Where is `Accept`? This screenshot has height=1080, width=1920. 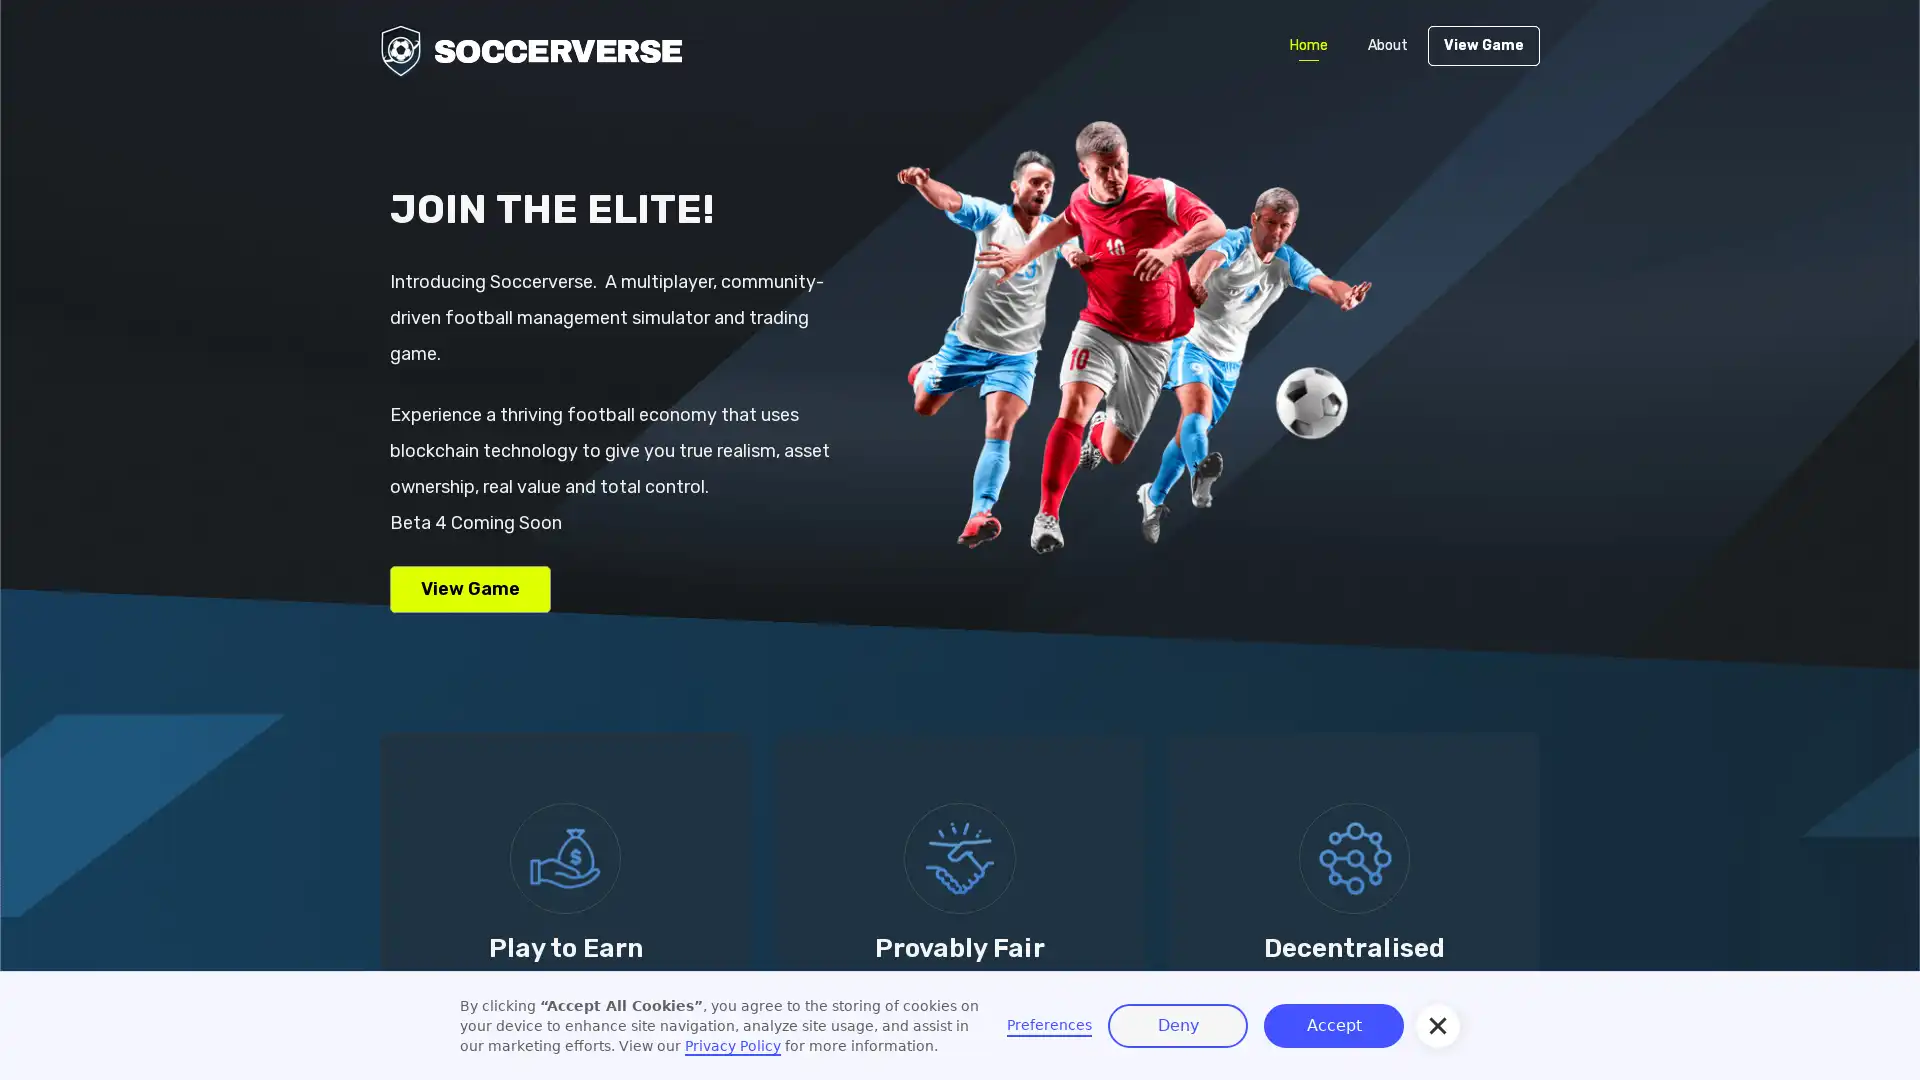 Accept is located at coordinates (1334, 1026).